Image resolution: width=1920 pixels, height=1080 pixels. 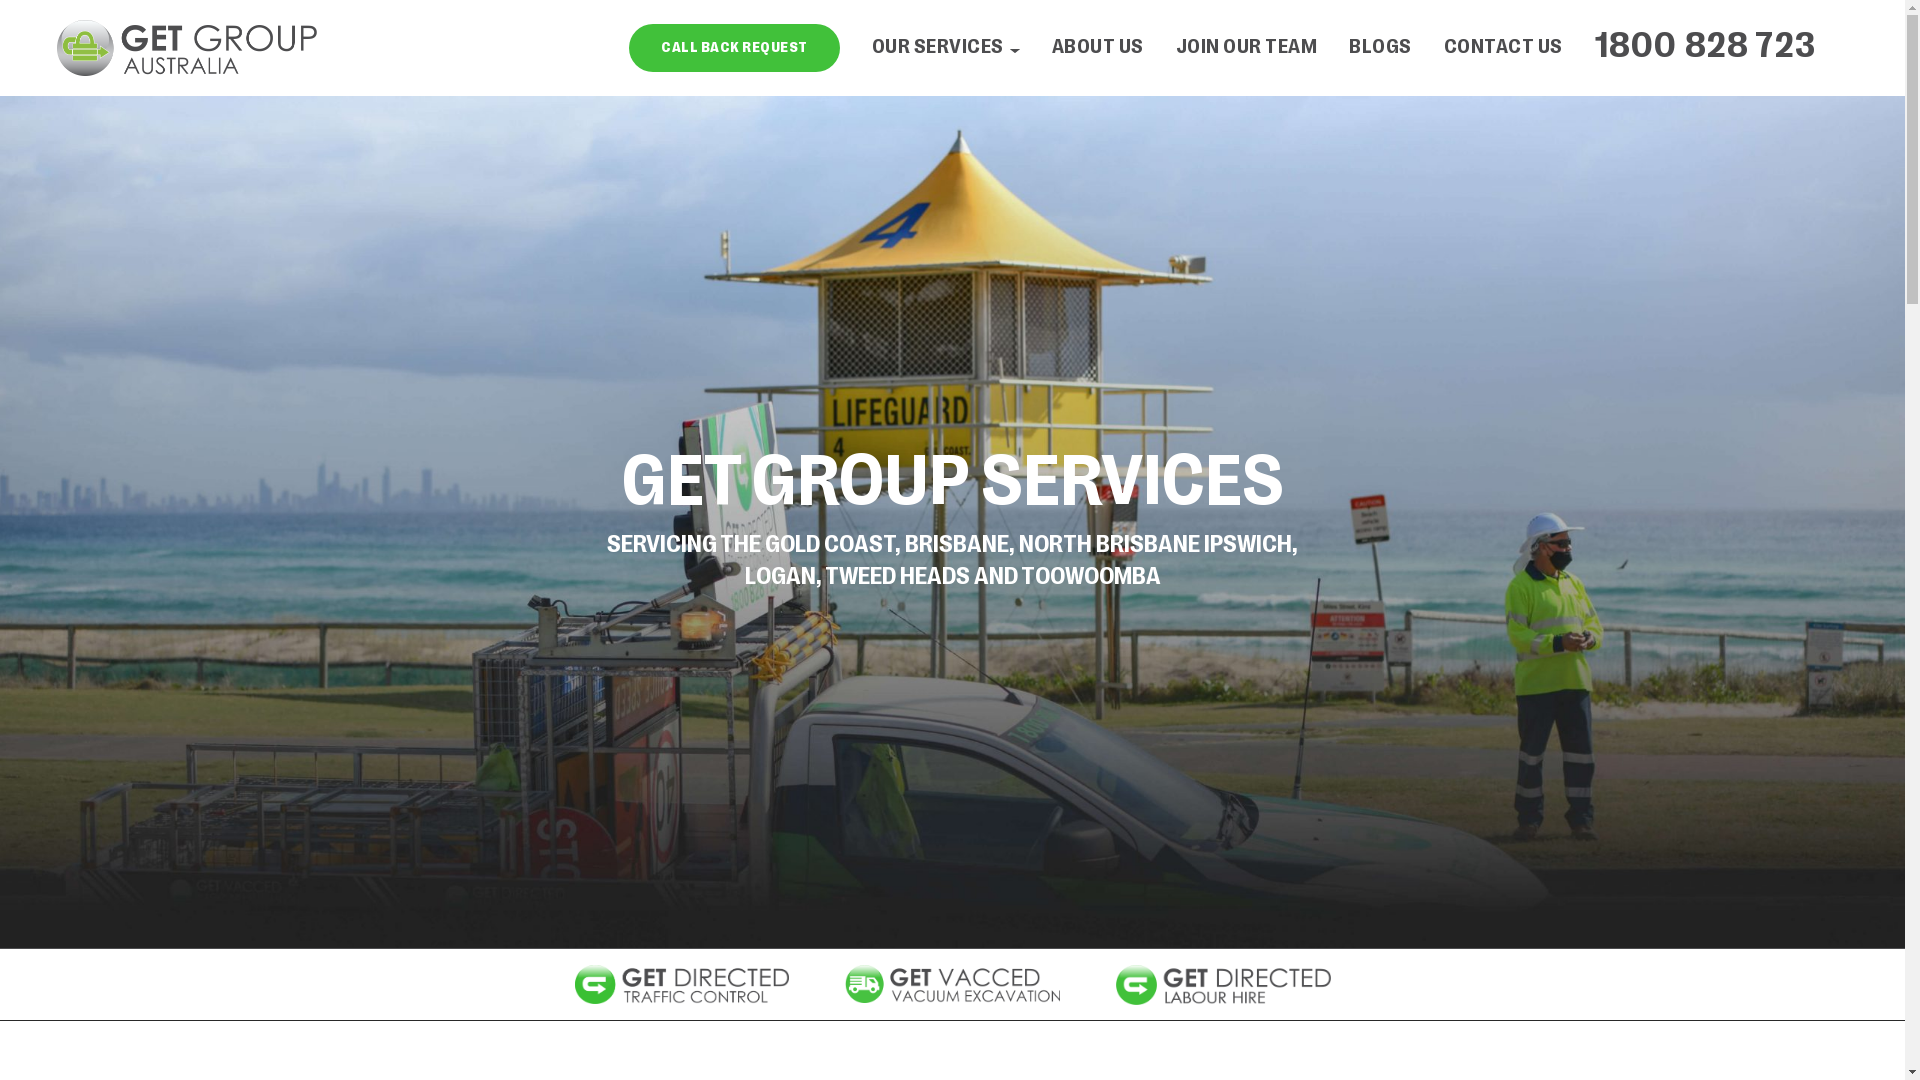 What do you see at coordinates (1379, 46) in the screenshot?
I see `'BLOGS'` at bounding box center [1379, 46].